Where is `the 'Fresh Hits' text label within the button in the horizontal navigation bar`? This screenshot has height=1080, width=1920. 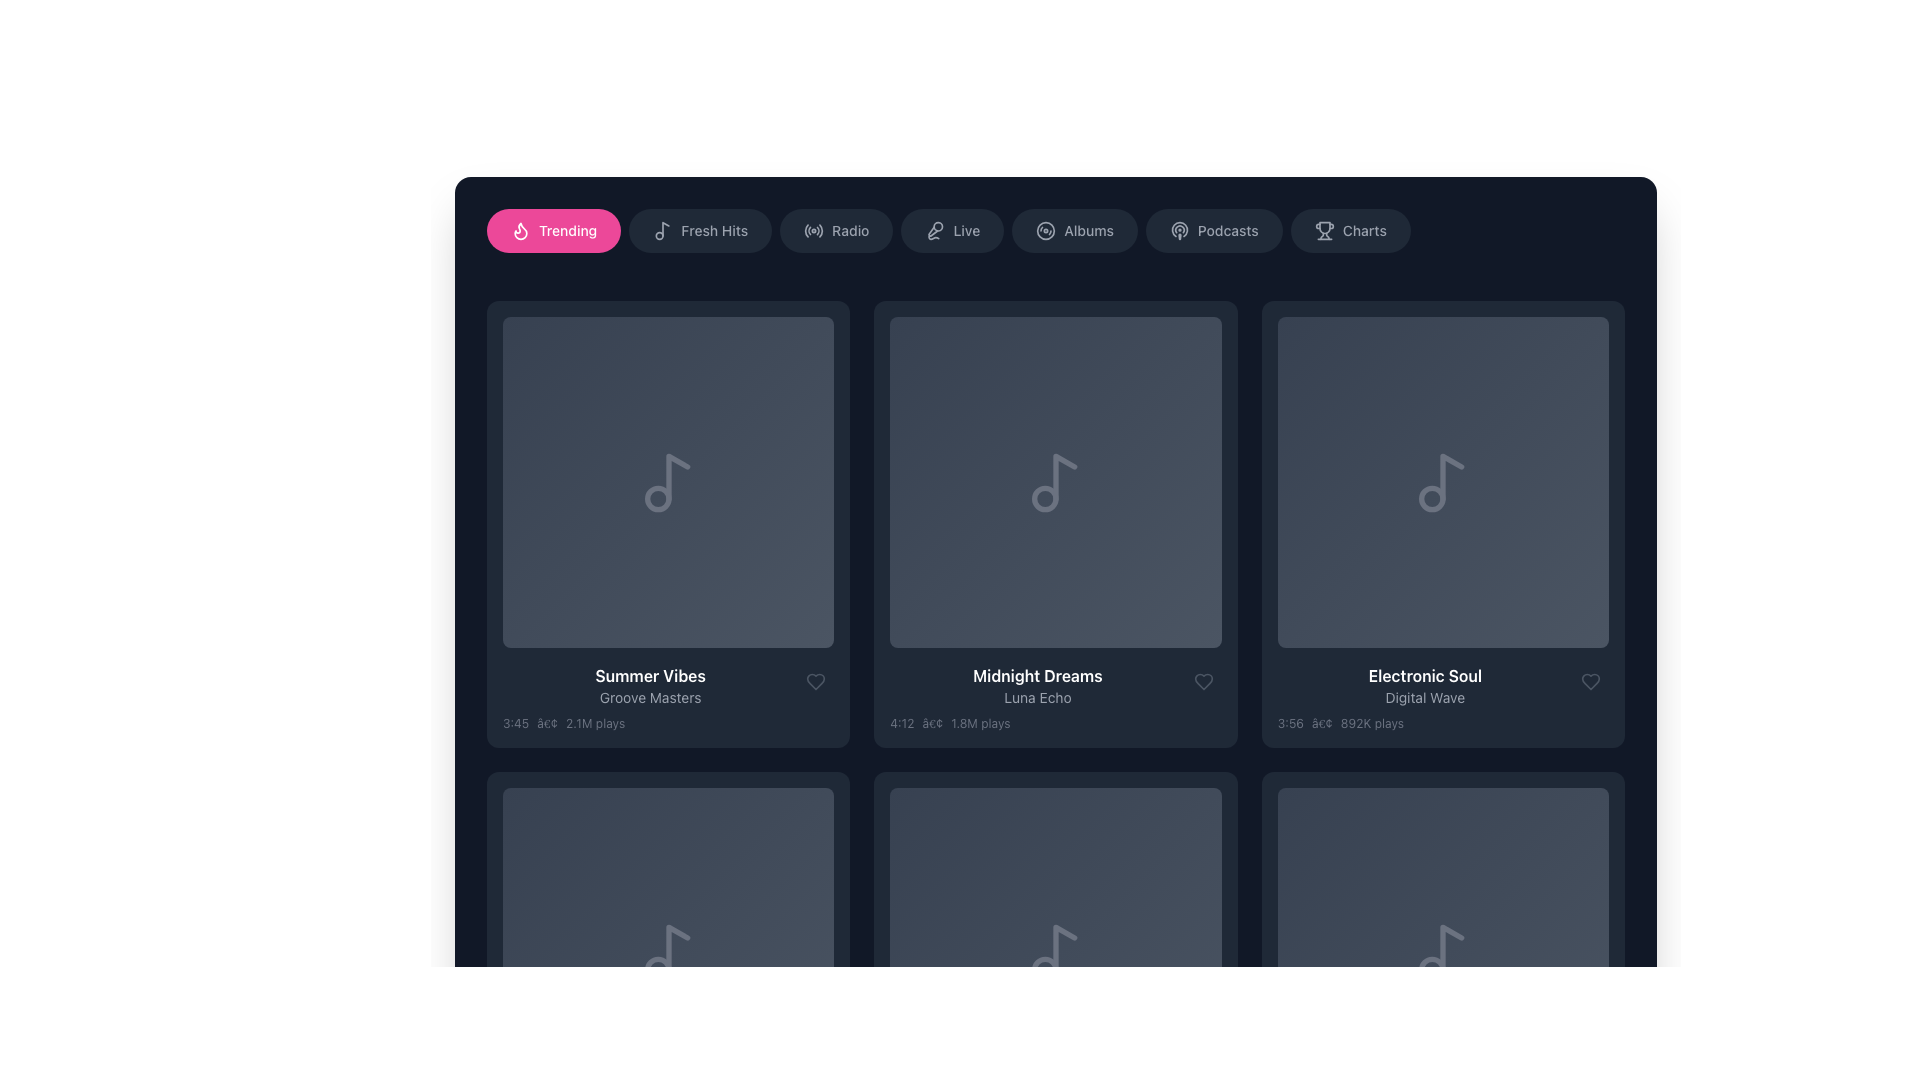 the 'Fresh Hits' text label within the button in the horizontal navigation bar is located at coordinates (714, 230).